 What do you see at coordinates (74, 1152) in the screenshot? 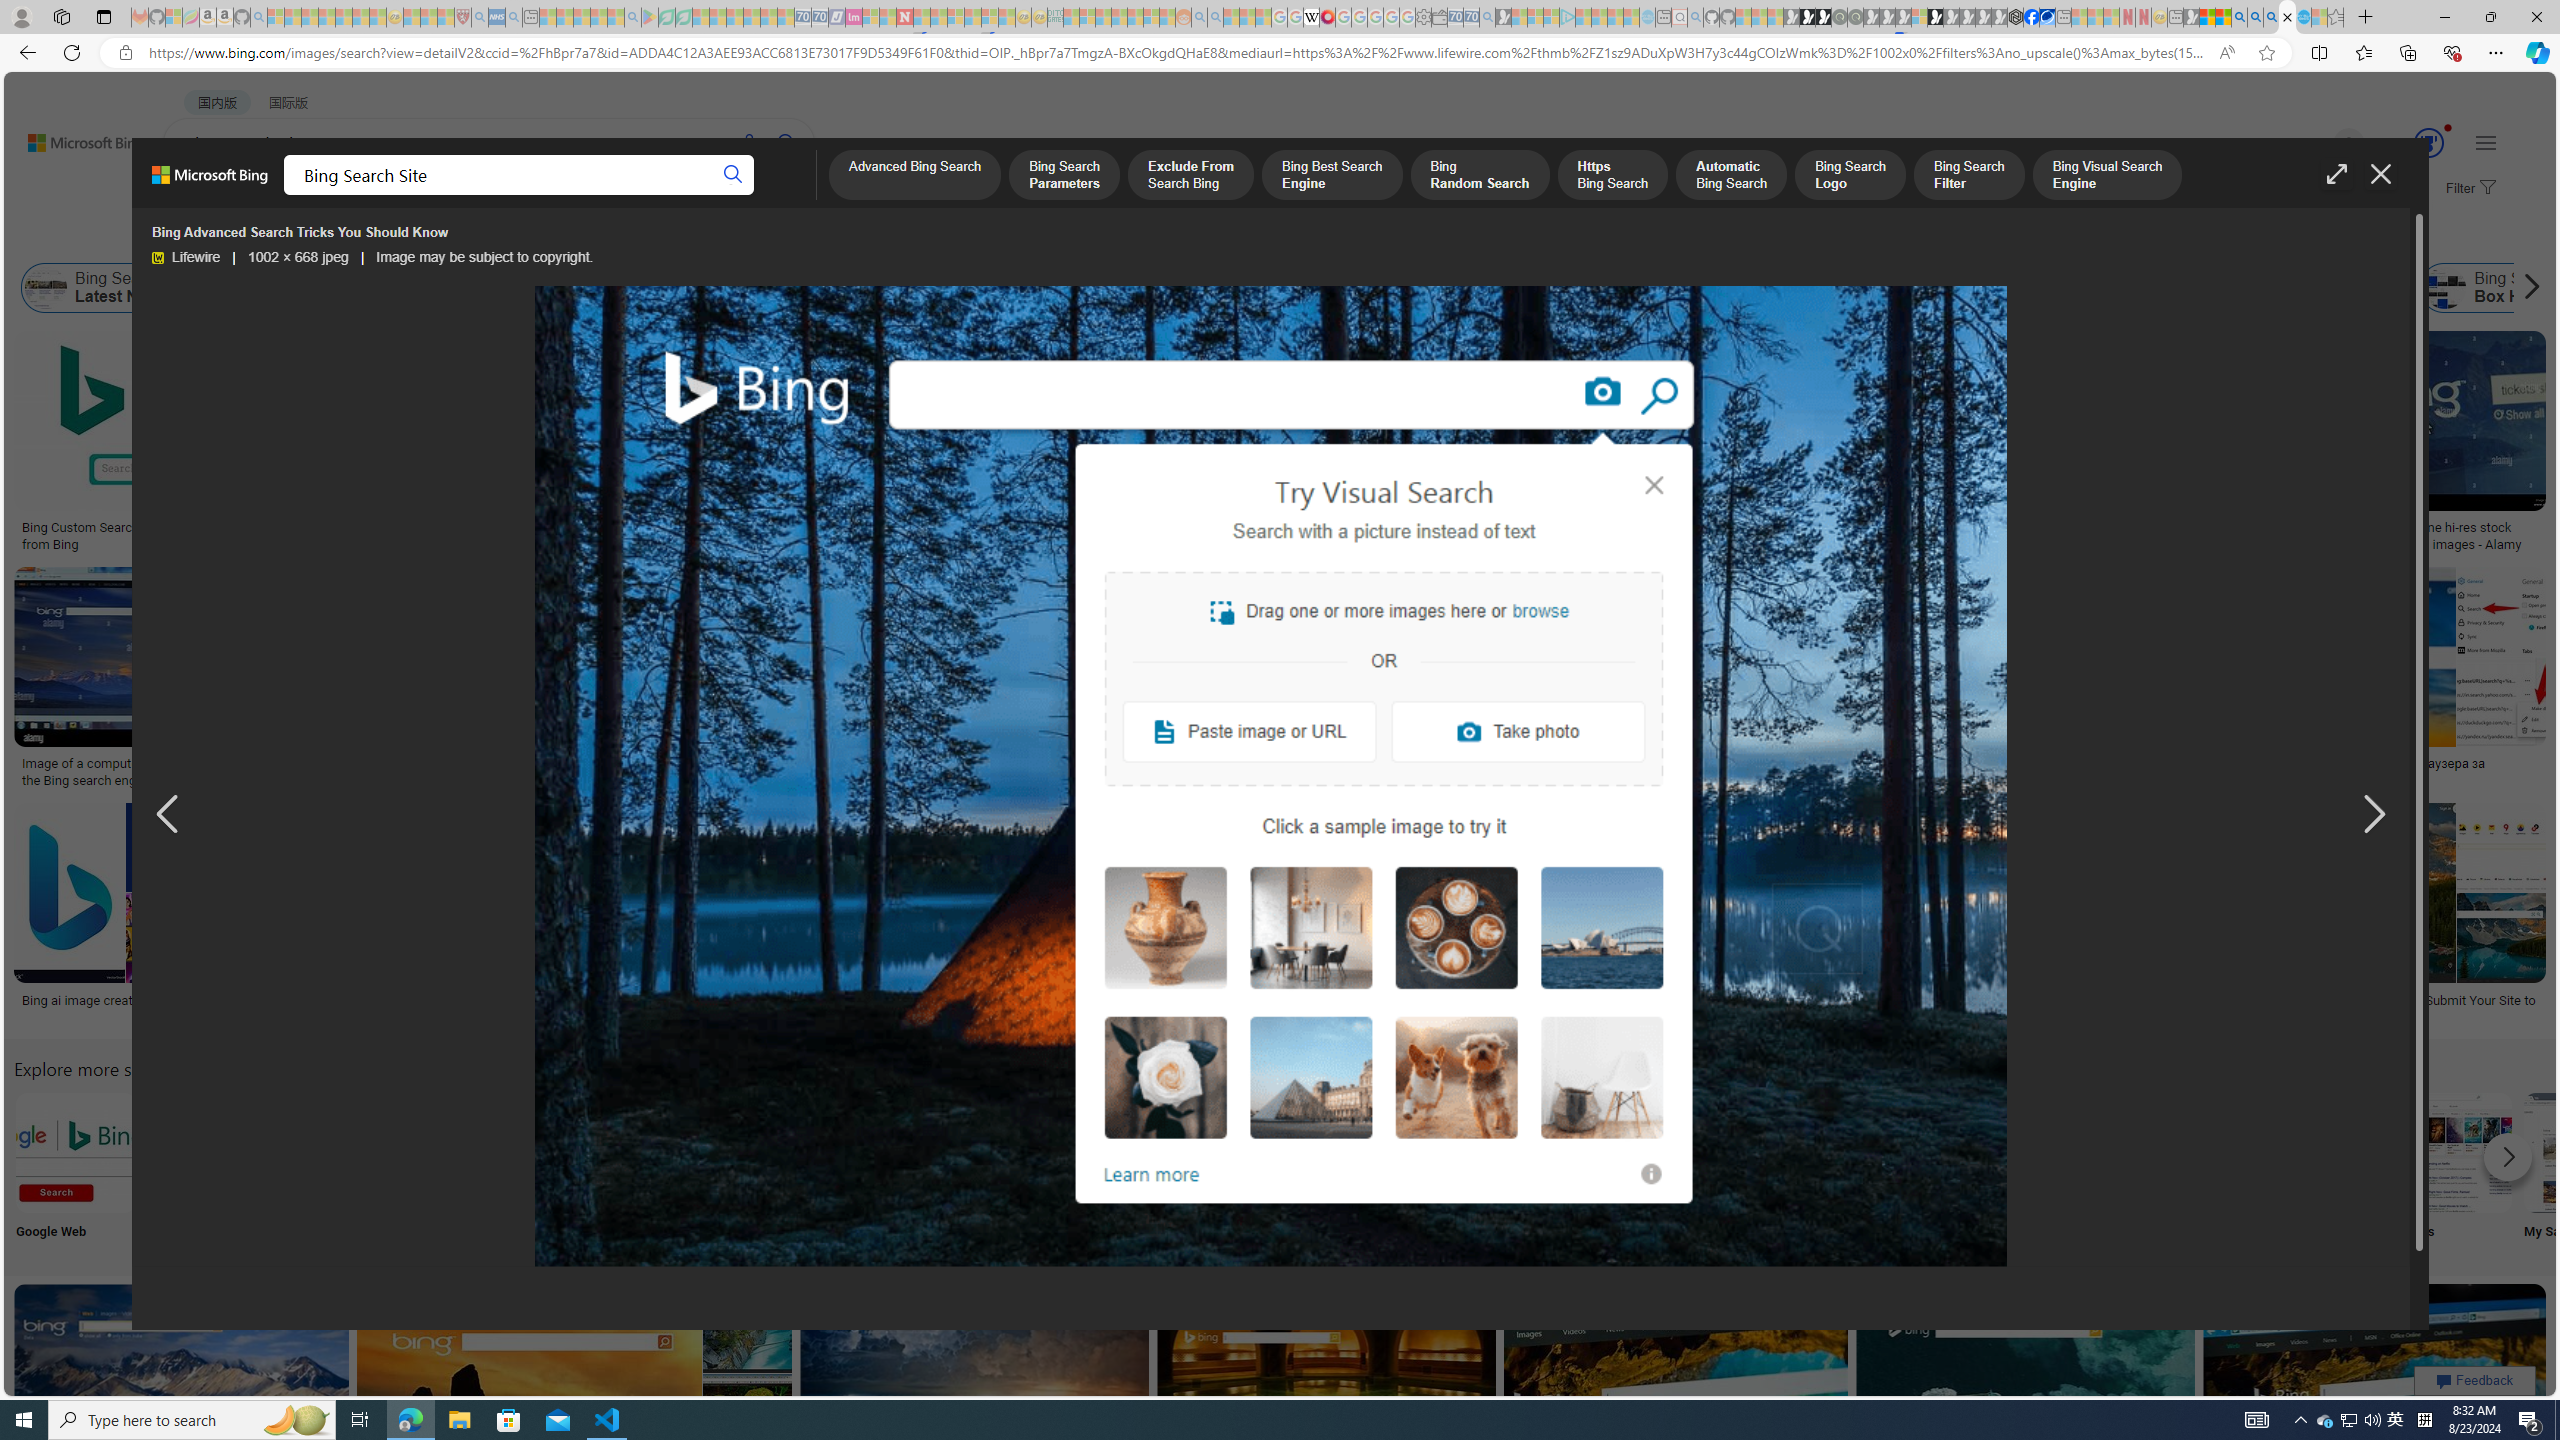
I see `'Google Web Search Bing'` at bounding box center [74, 1152].